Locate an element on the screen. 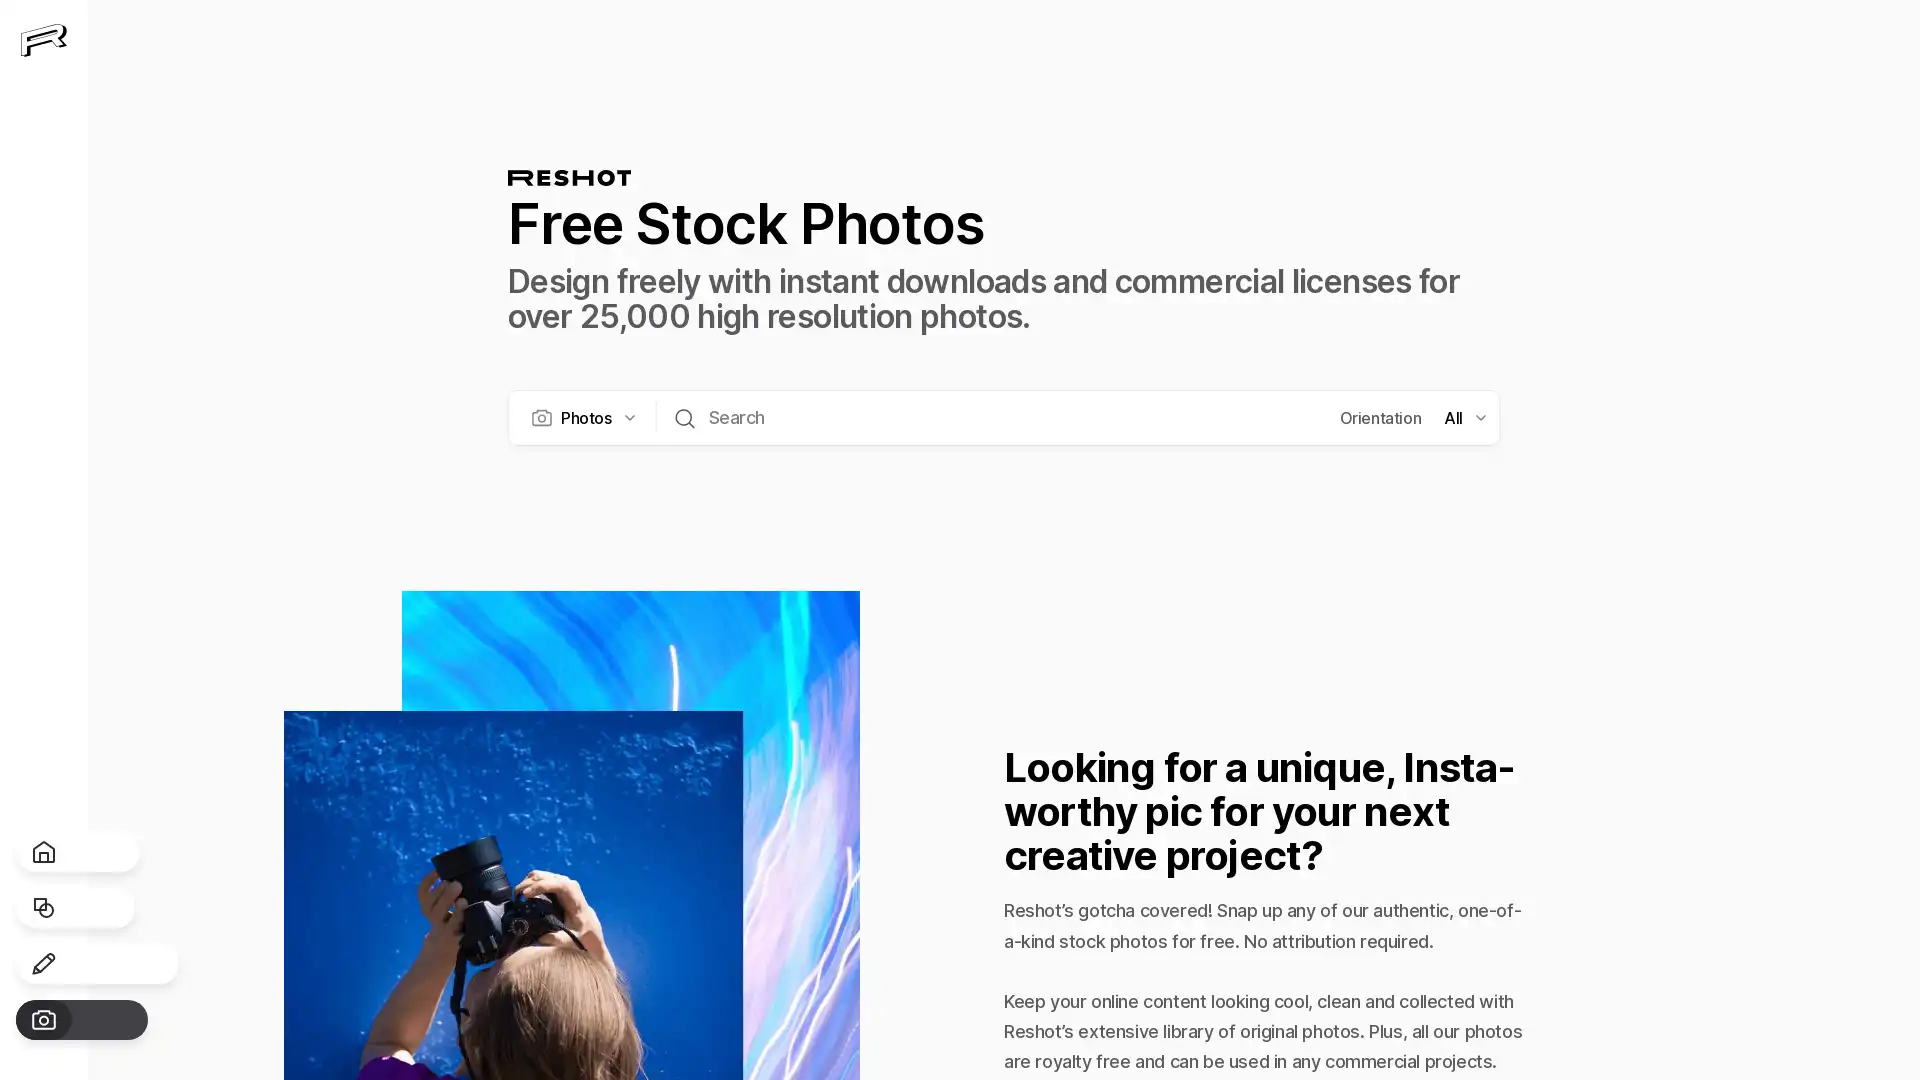  Search is located at coordinates (684, 415).